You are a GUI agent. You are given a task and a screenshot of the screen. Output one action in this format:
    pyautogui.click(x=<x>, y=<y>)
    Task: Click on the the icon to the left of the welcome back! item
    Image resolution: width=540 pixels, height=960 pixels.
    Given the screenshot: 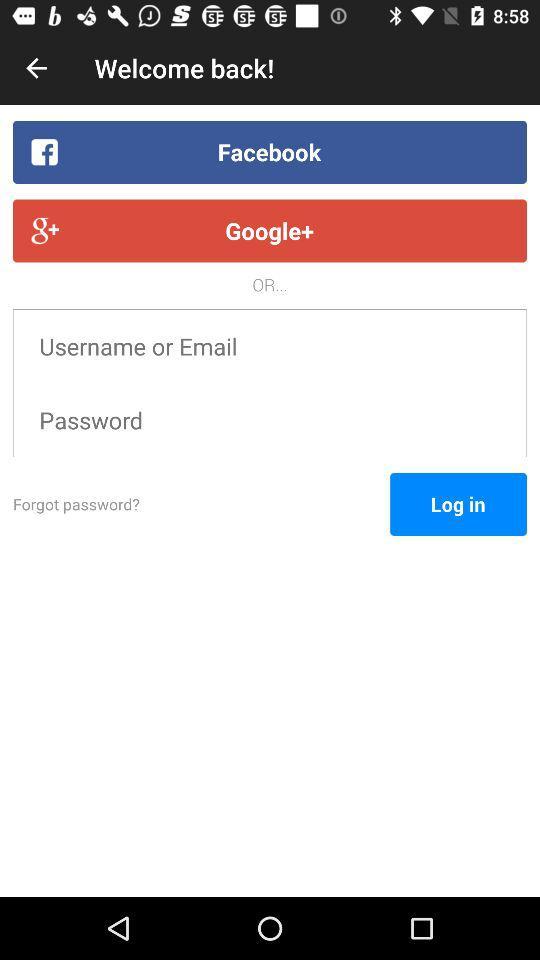 What is the action you would take?
    pyautogui.click(x=36, y=68)
    